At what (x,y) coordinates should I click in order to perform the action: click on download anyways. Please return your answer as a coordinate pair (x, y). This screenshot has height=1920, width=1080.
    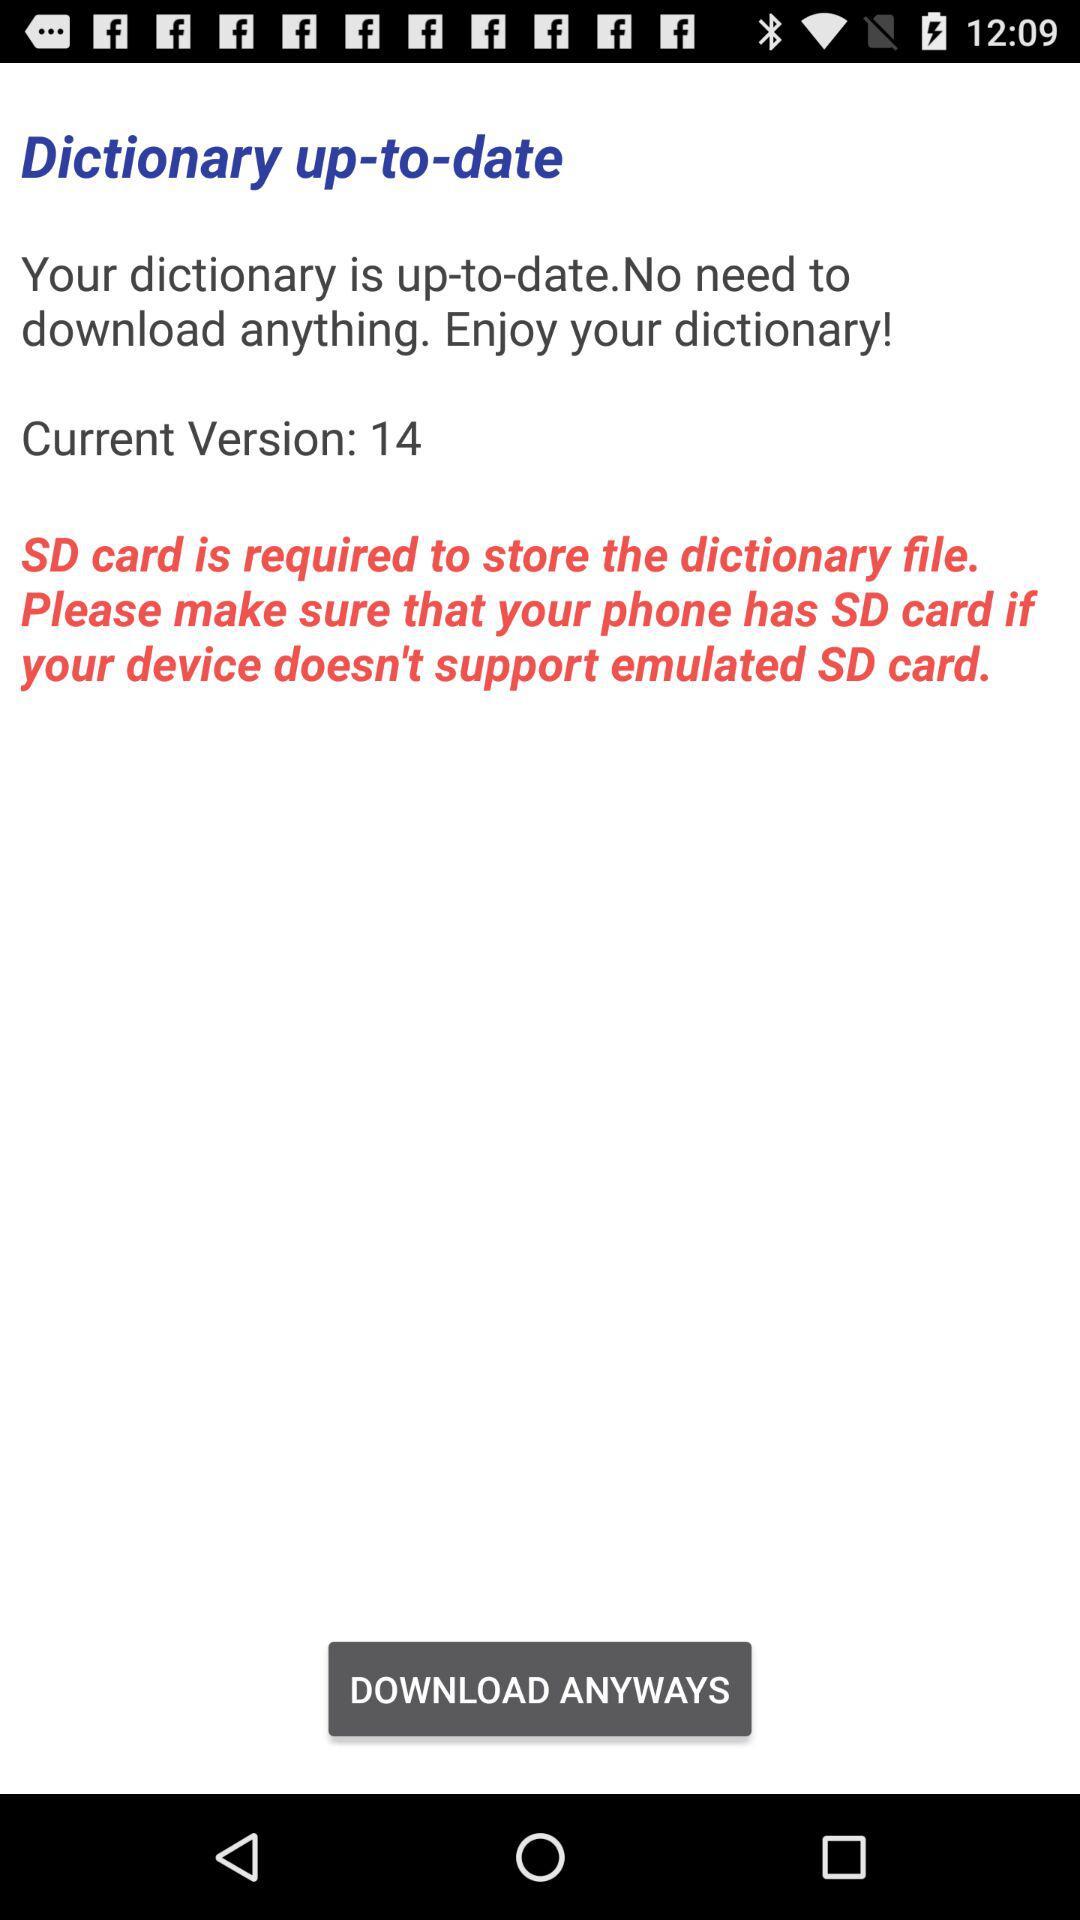
    Looking at the image, I should click on (540, 1688).